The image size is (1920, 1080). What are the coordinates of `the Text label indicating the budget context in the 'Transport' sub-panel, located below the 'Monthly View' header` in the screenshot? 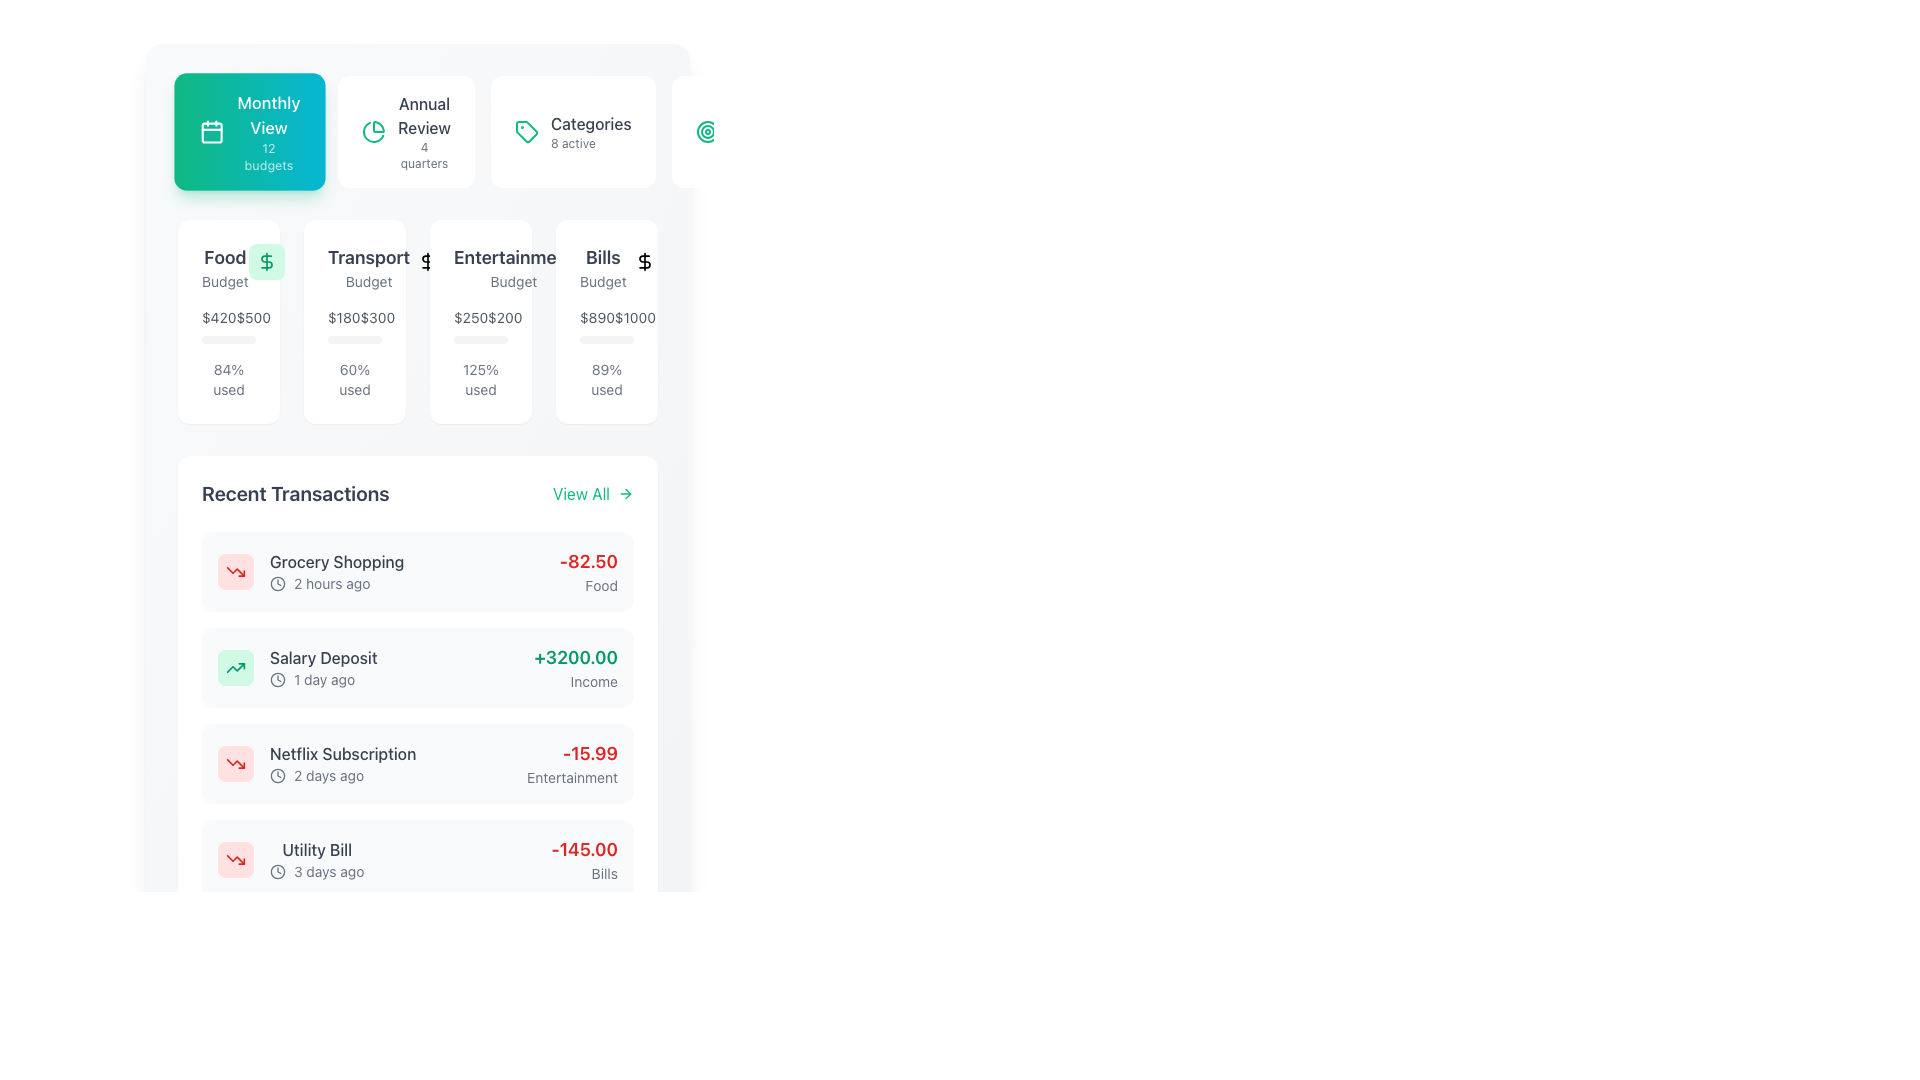 It's located at (369, 281).